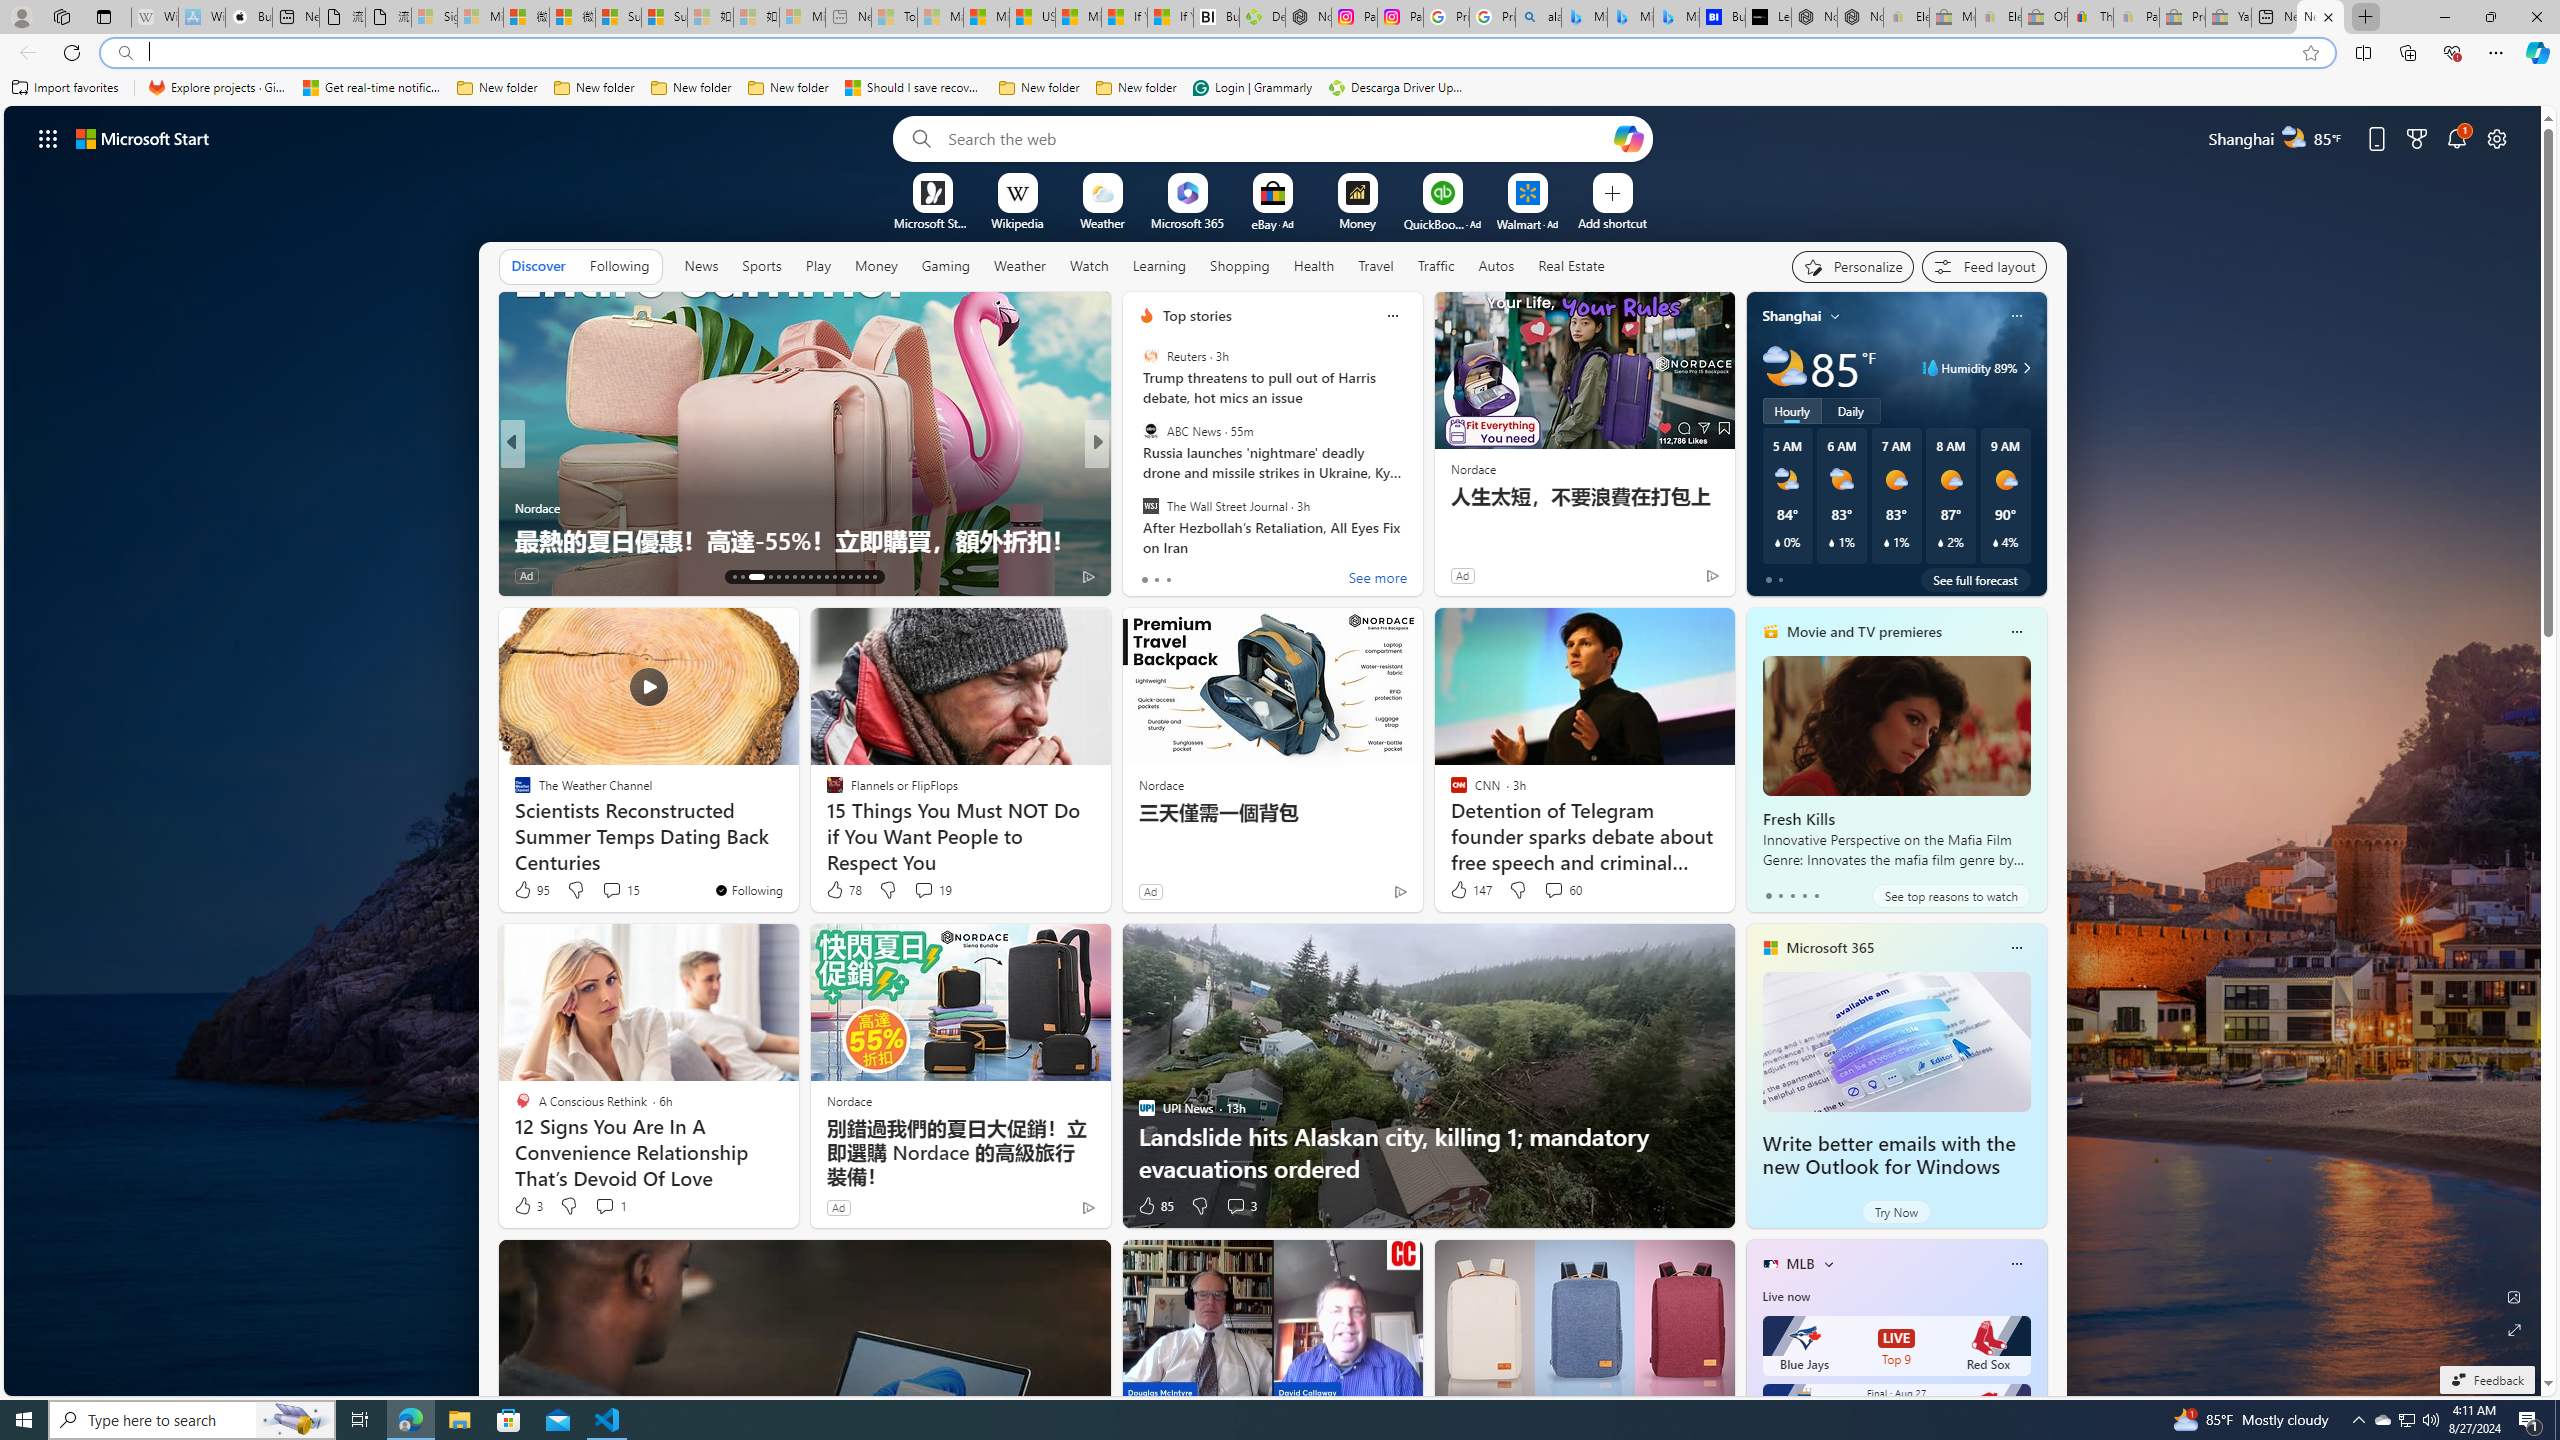  I want to click on 'You', so click(747, 888).